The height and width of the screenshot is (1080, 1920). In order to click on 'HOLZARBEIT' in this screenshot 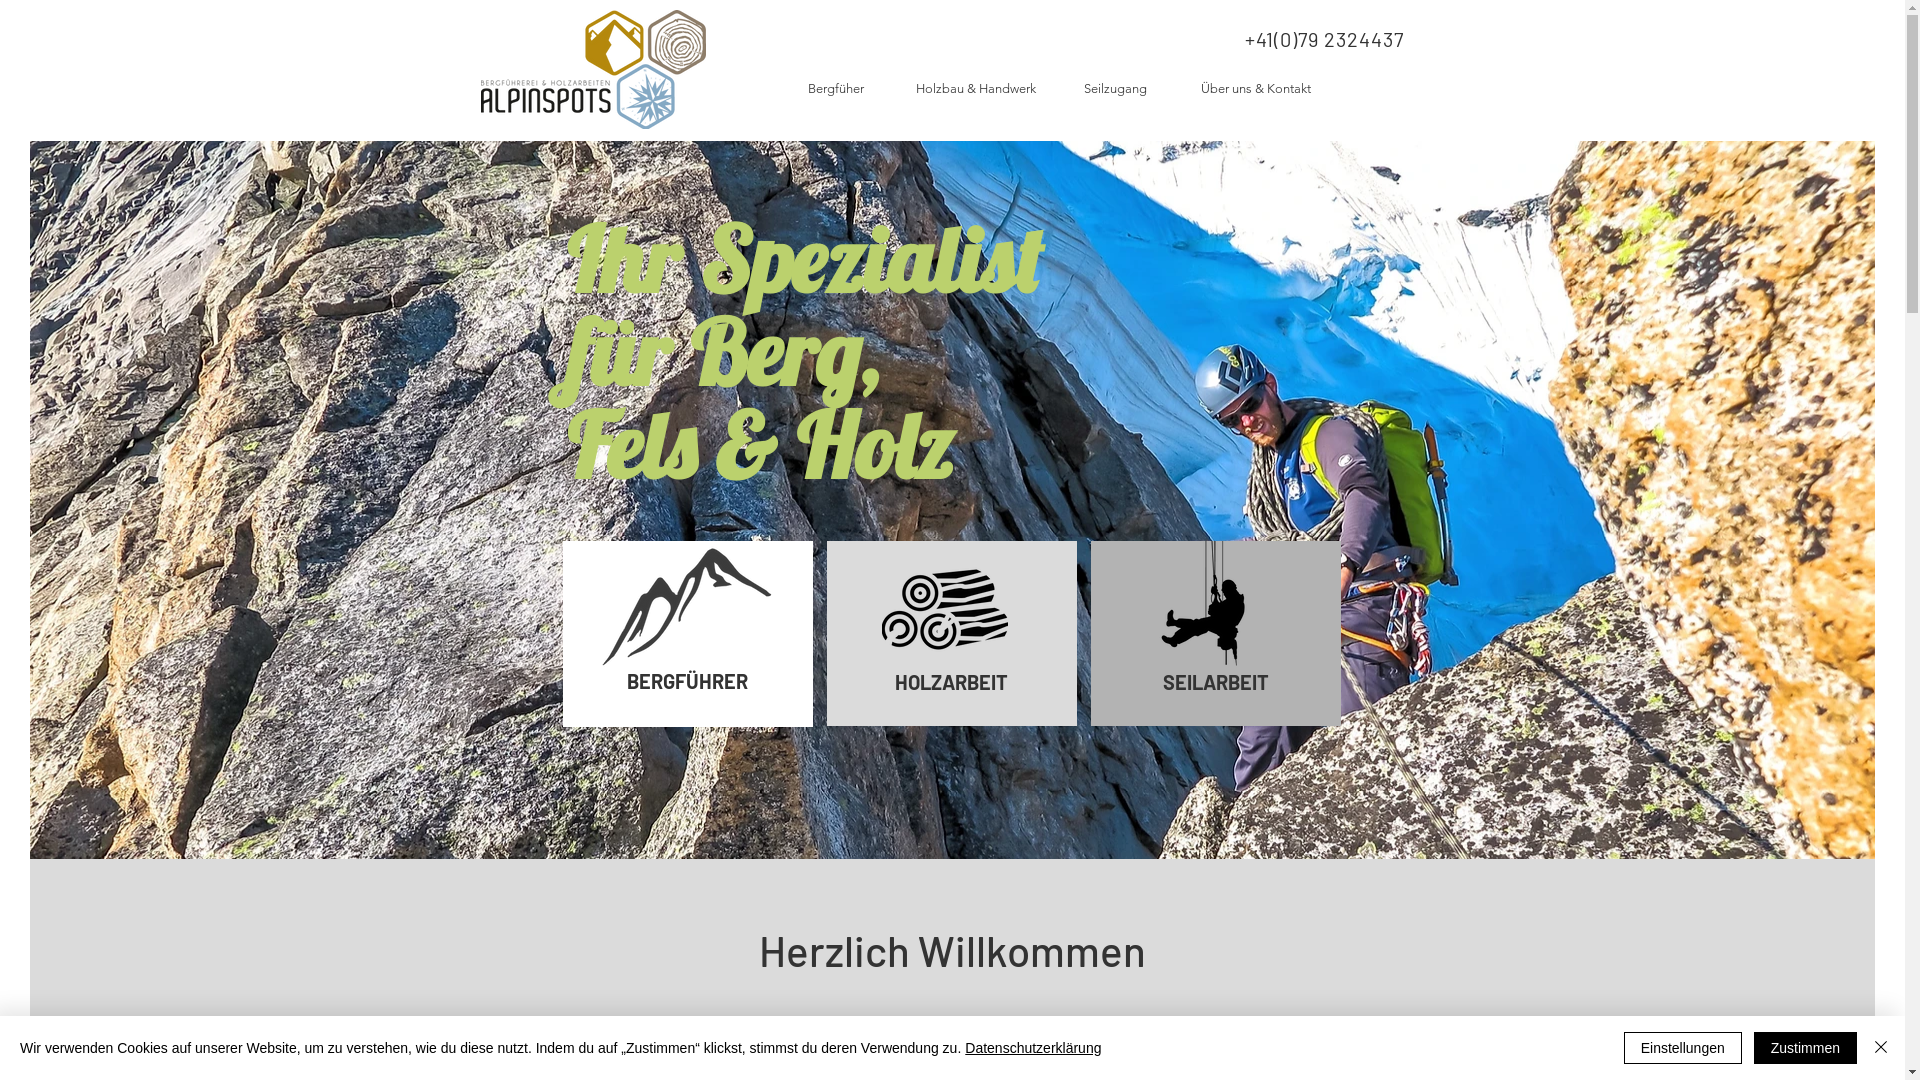, I will do `click(950, 681)`.